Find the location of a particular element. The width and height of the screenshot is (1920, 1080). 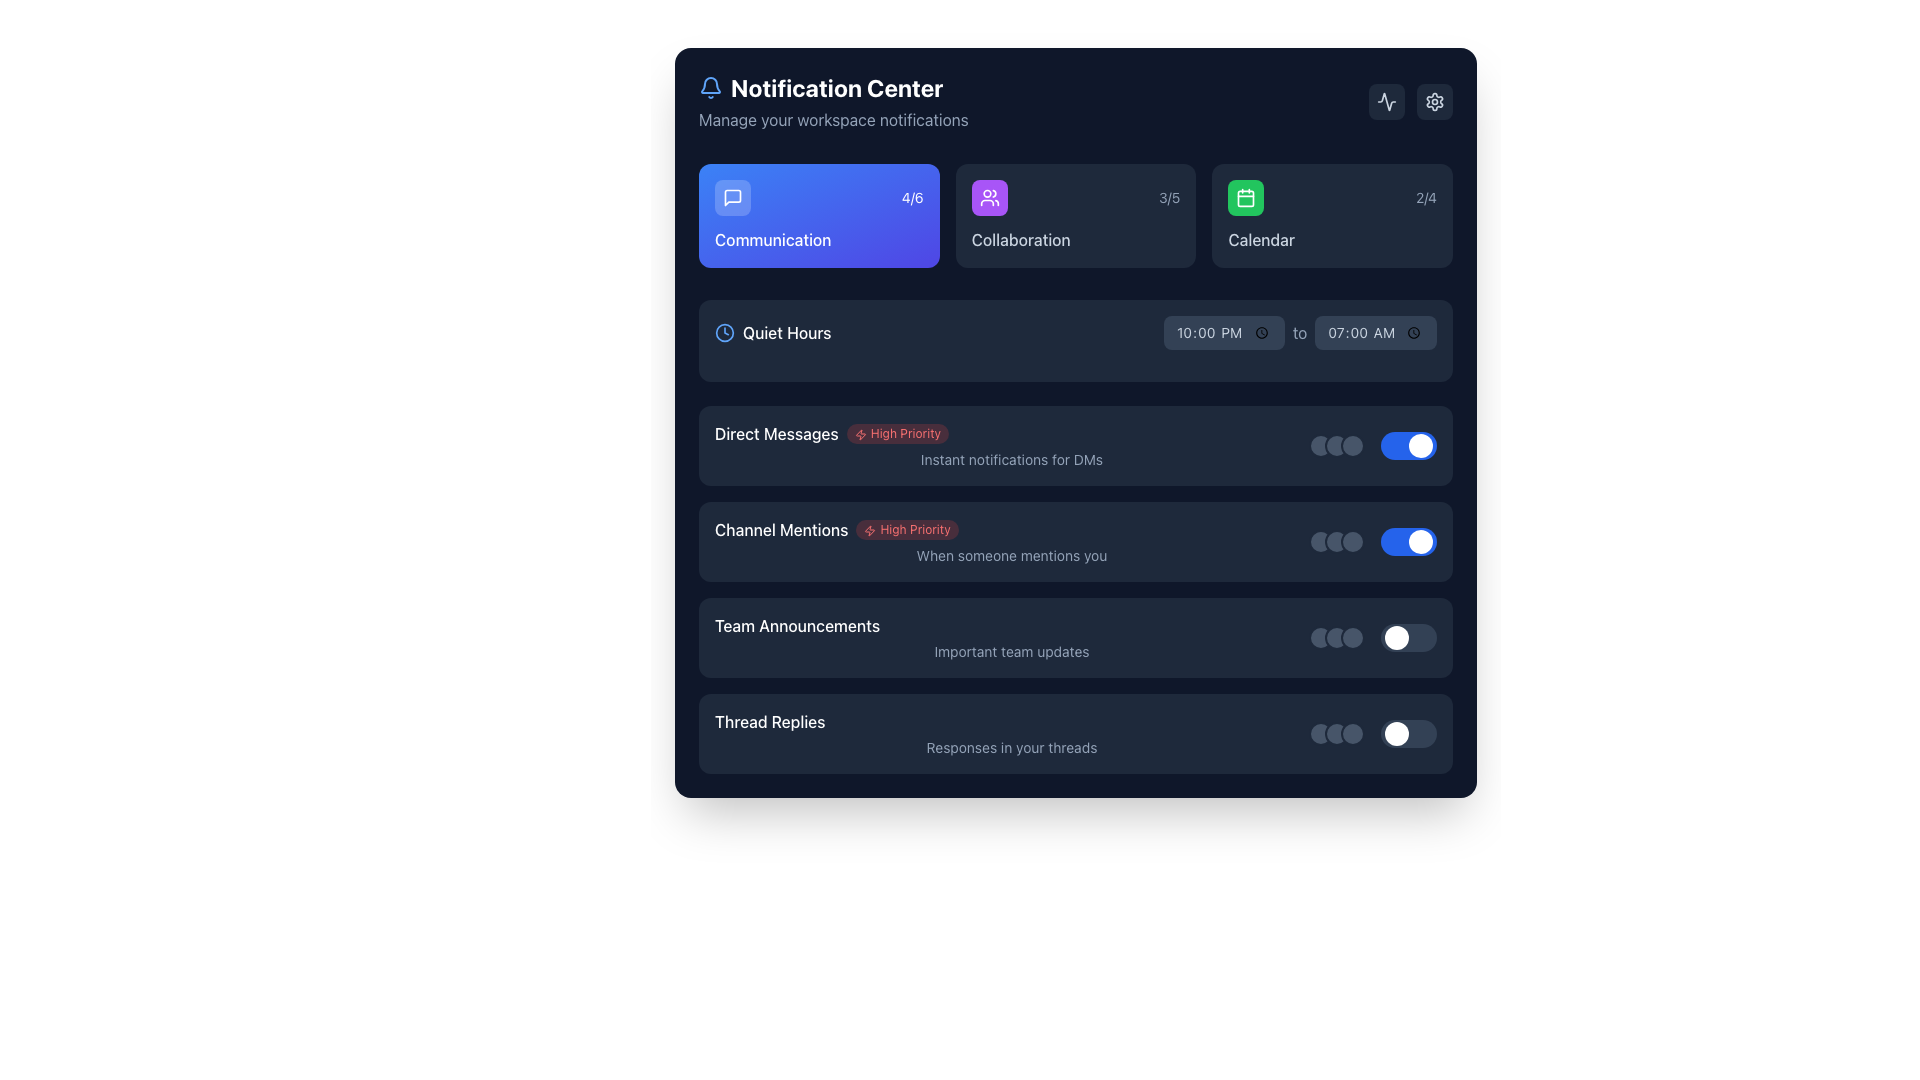

the speech bubble icon located at the top-left corner of the 'Communication' button, which is a small, rounded rectangle with a light blue background is located at coordinates (732, 197).